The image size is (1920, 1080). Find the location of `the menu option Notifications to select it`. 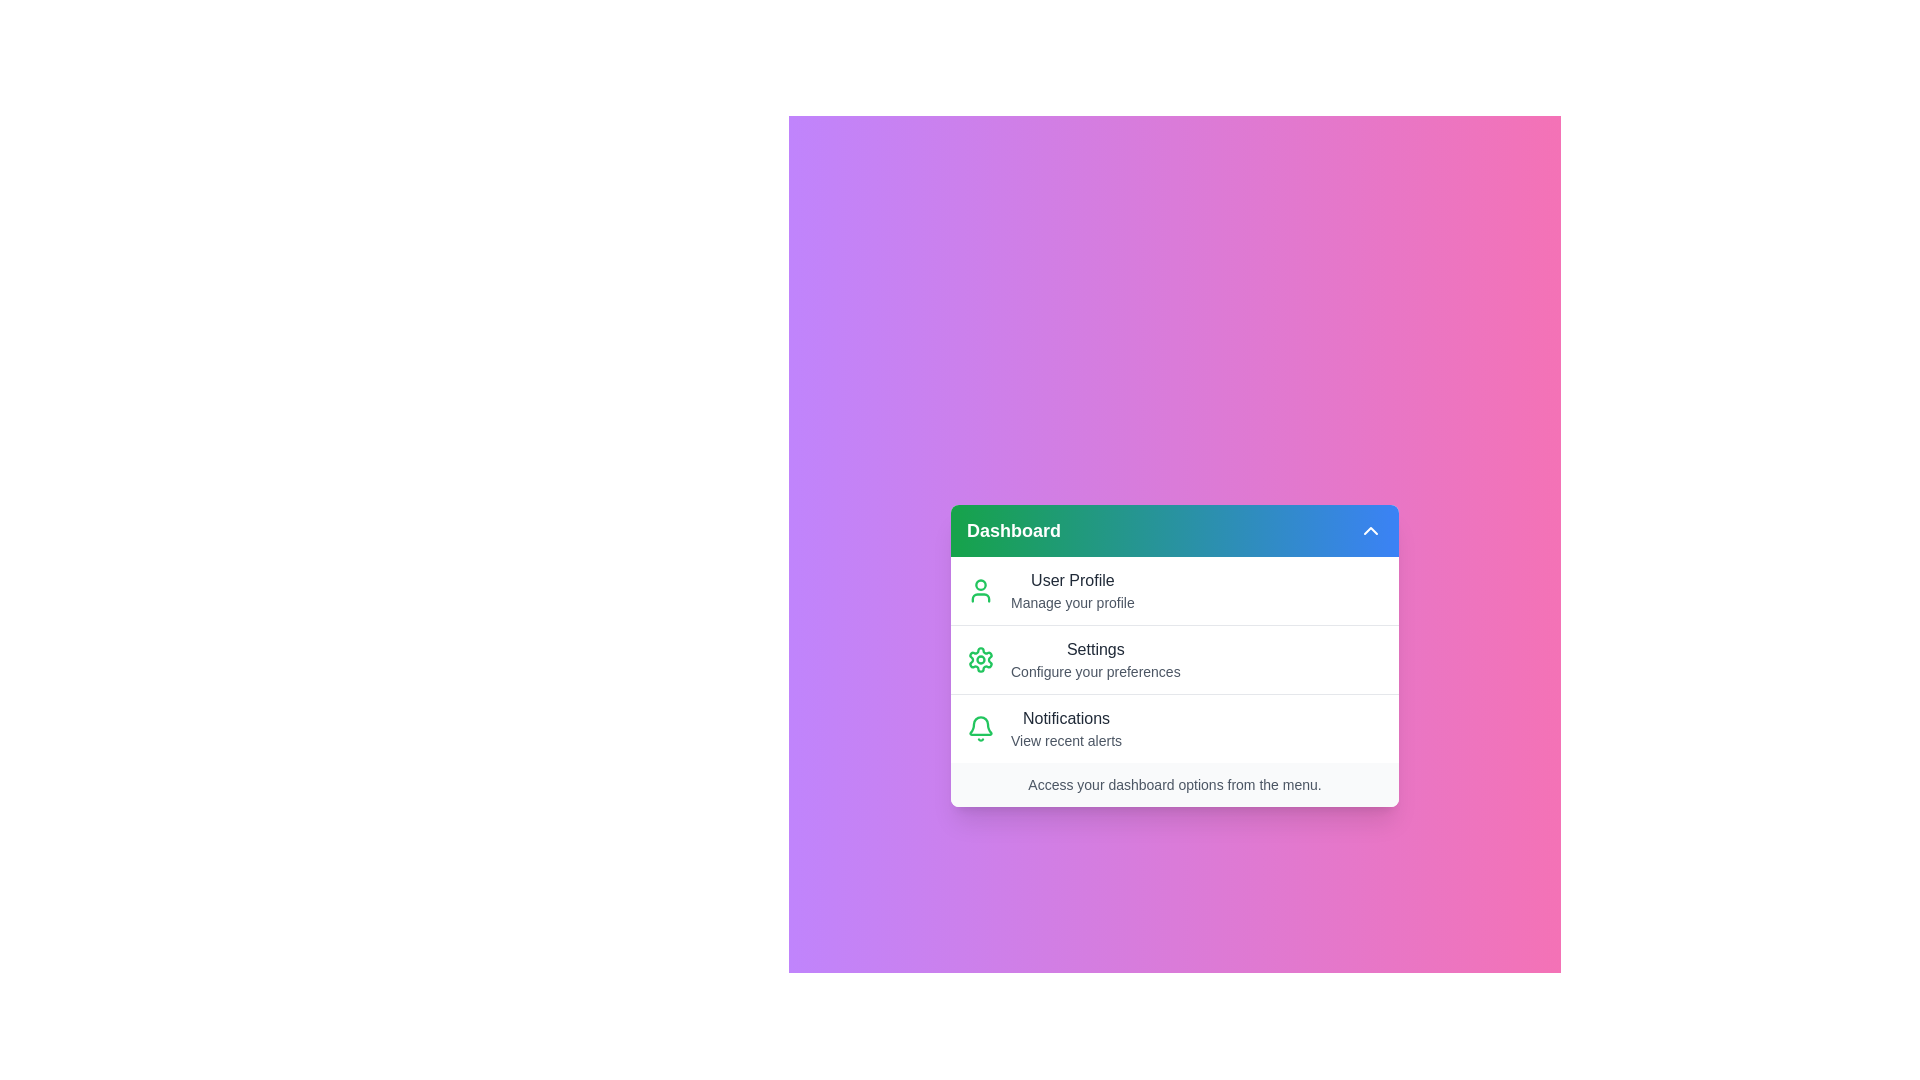

the menu option Notifications to select it is located at coordinates (1175, 728).